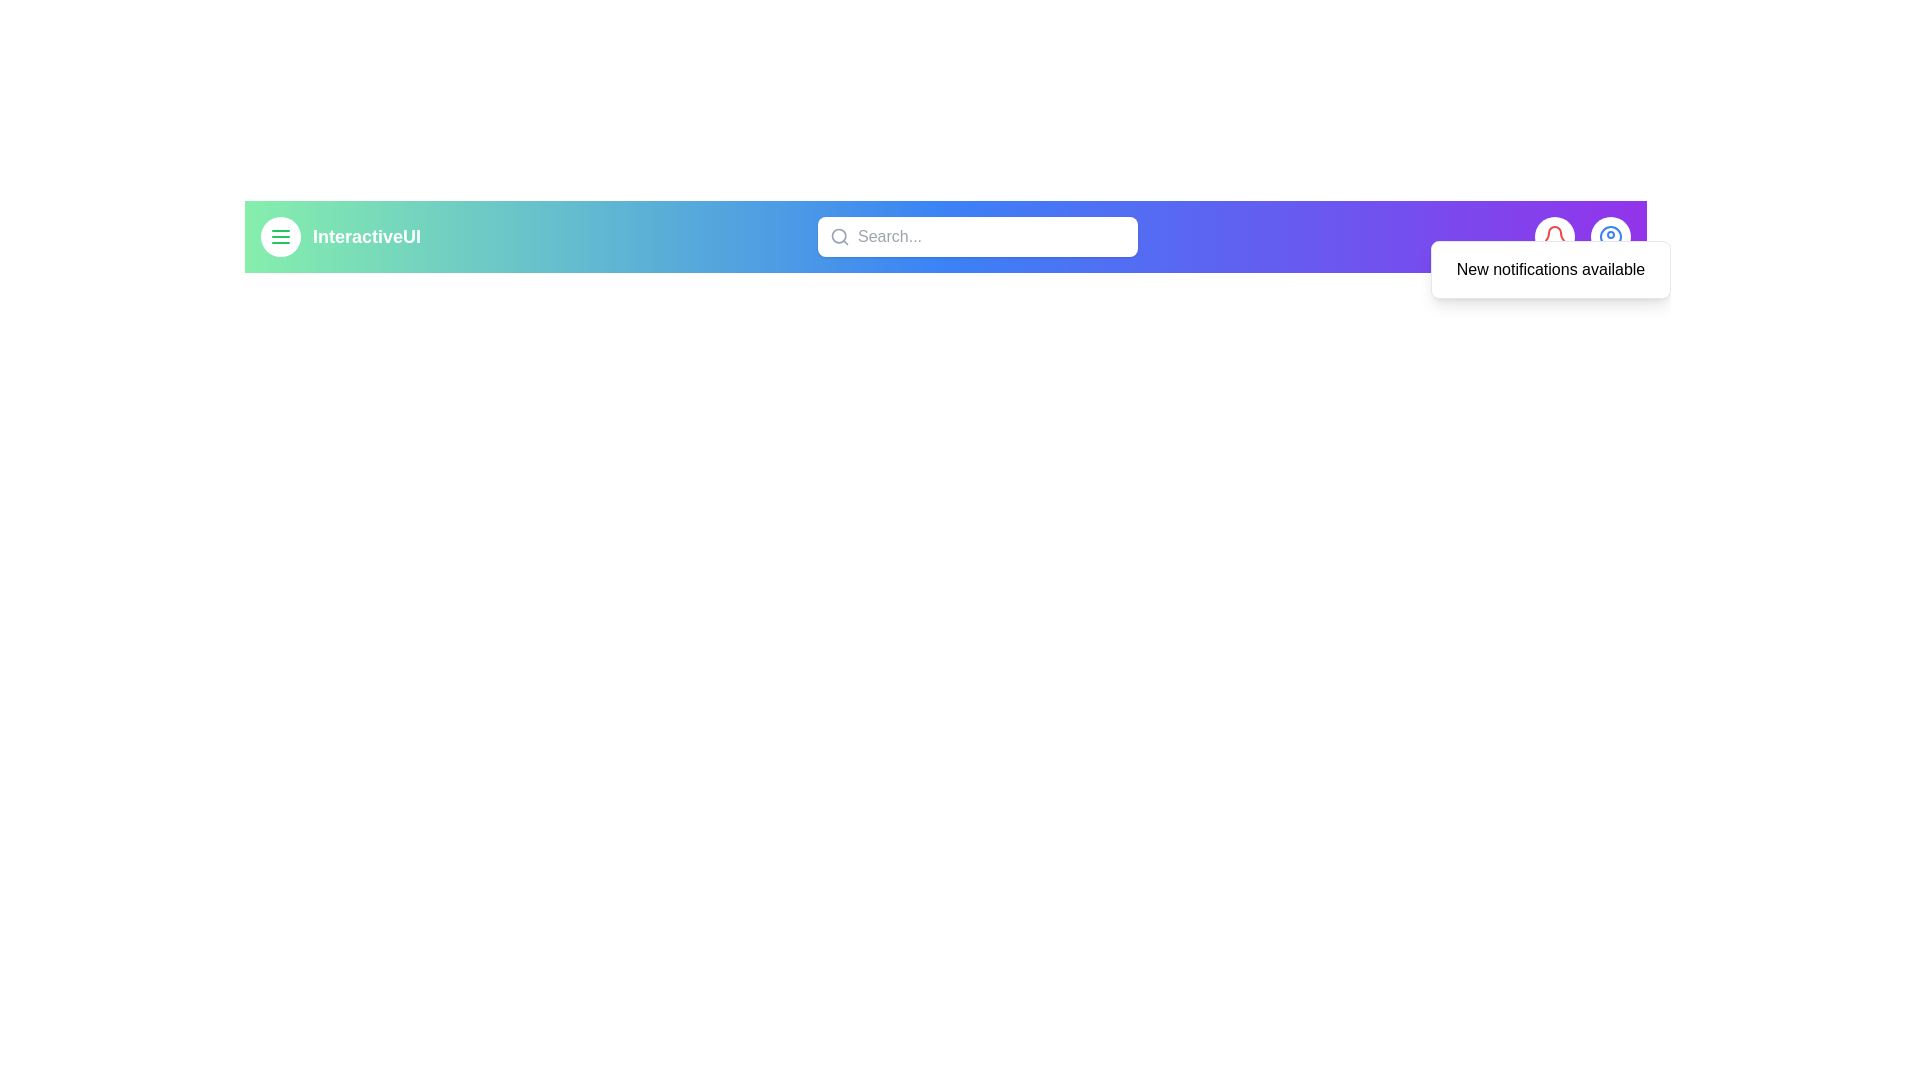  What do you see at coordinates (280, 235) in the screenshot?
I see `the menu button to reveal navigation options` at bounding box center [280, 235].